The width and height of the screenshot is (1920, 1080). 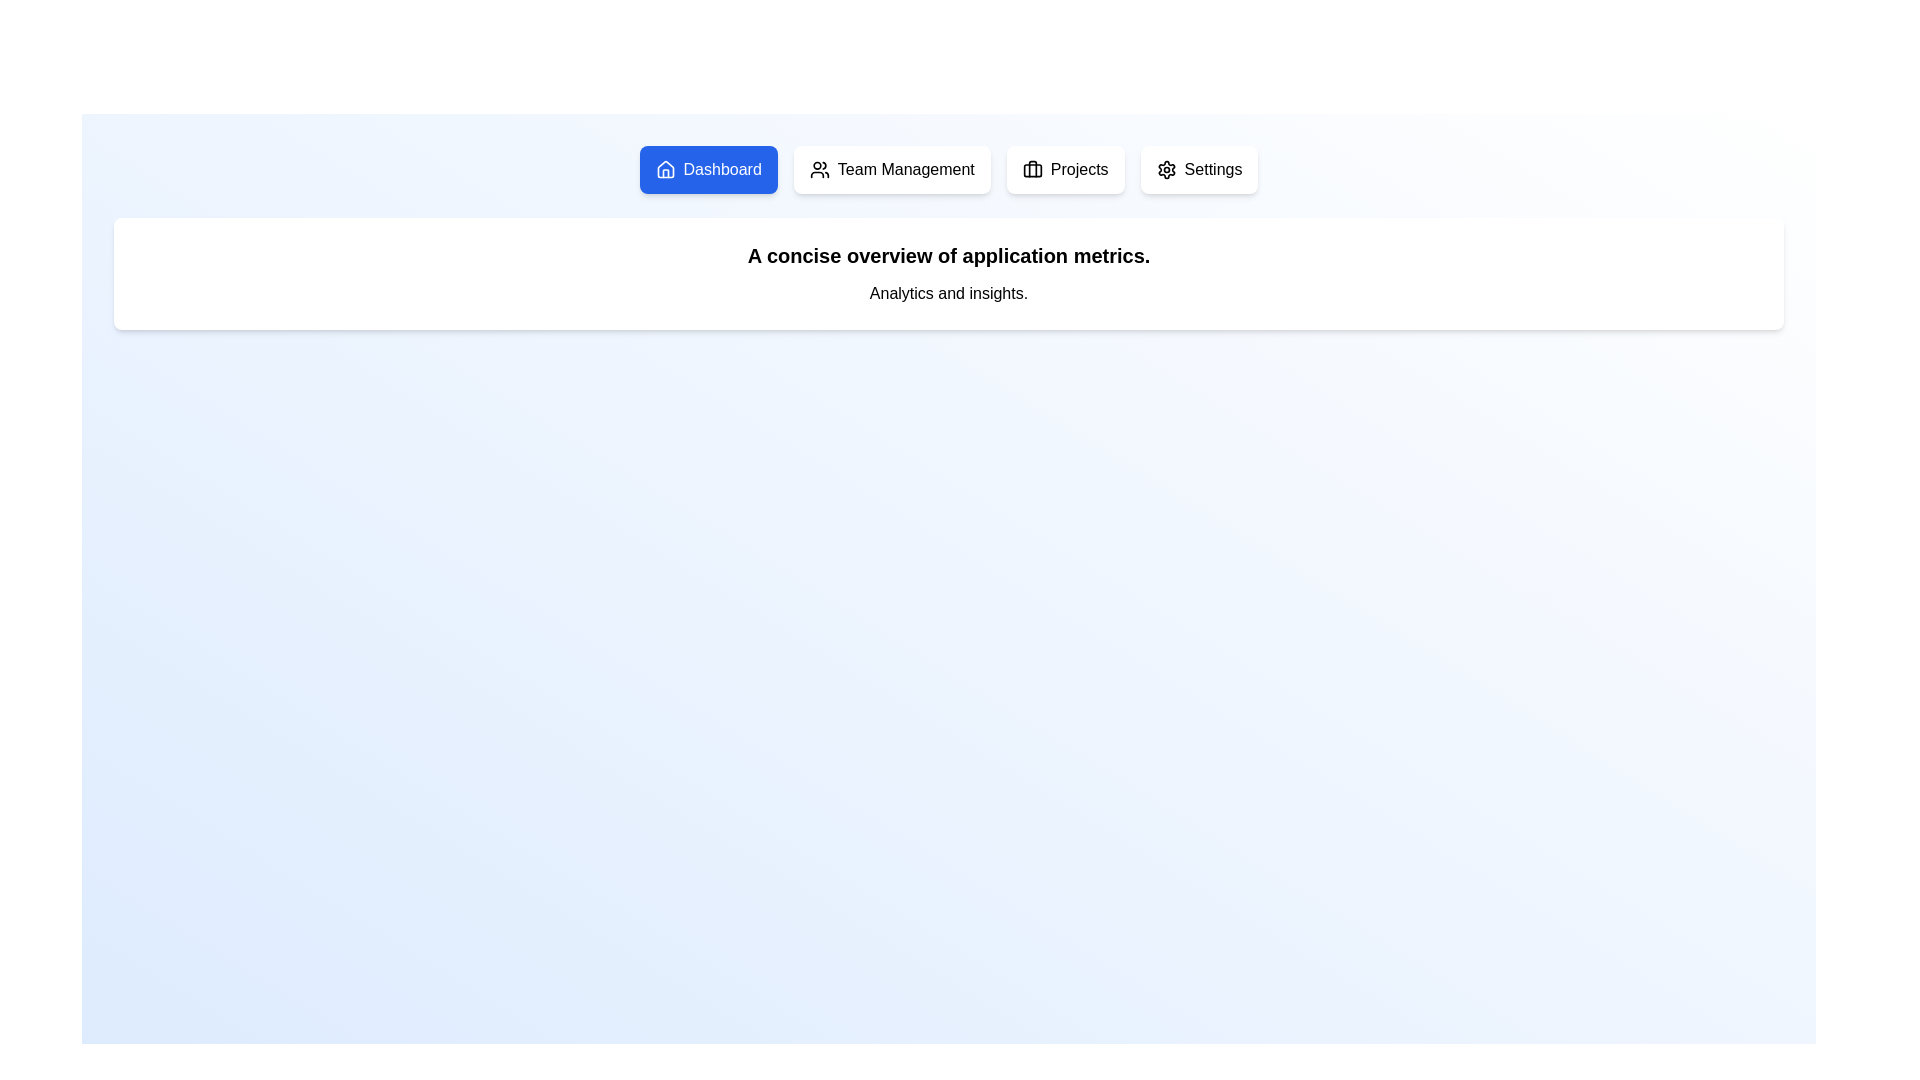 I want to click on the 'Dashboard' icon located at the upper left corner of the navigation bar, so click(x=665, y=168).